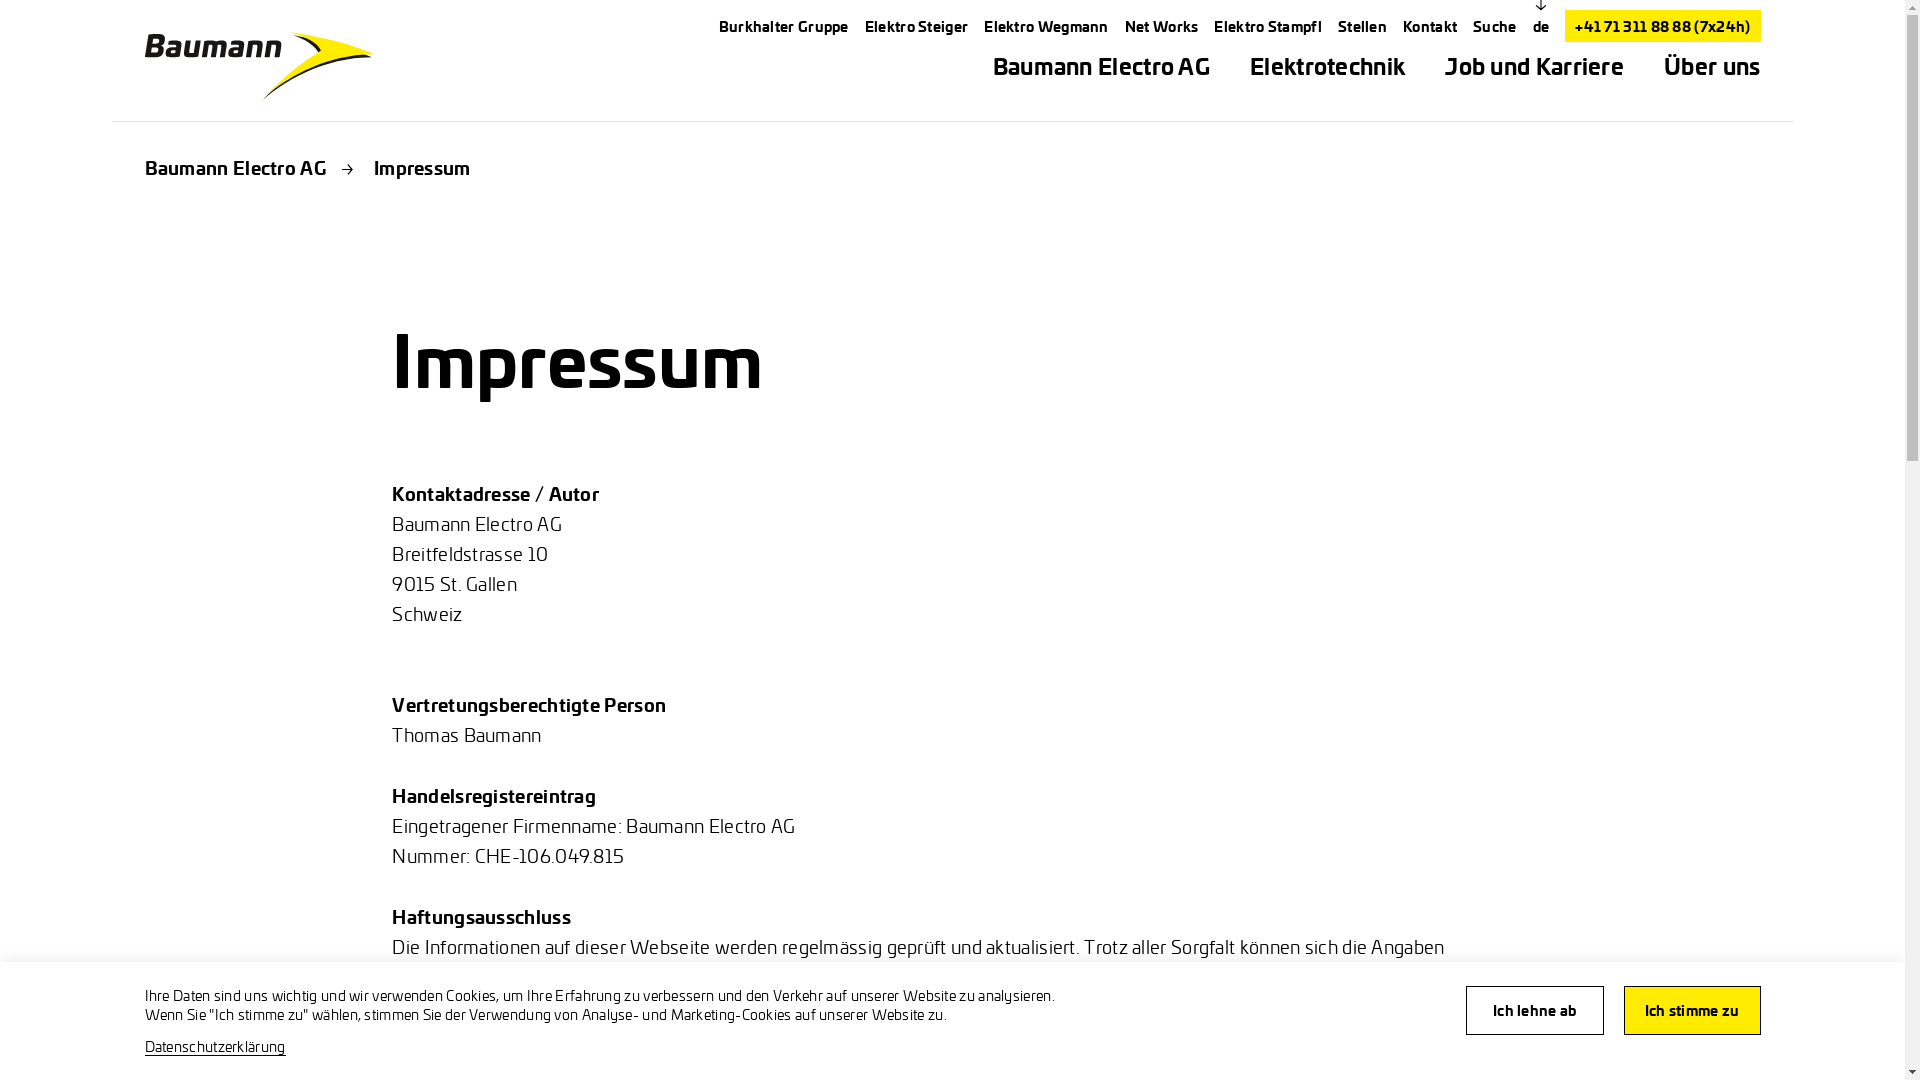 The image size is (1920, 1080). What do you see at coordinates (1534, 1010) in the screenshot?
I see `'Ich lehne ab'` at bounding box center [1534, 1010].